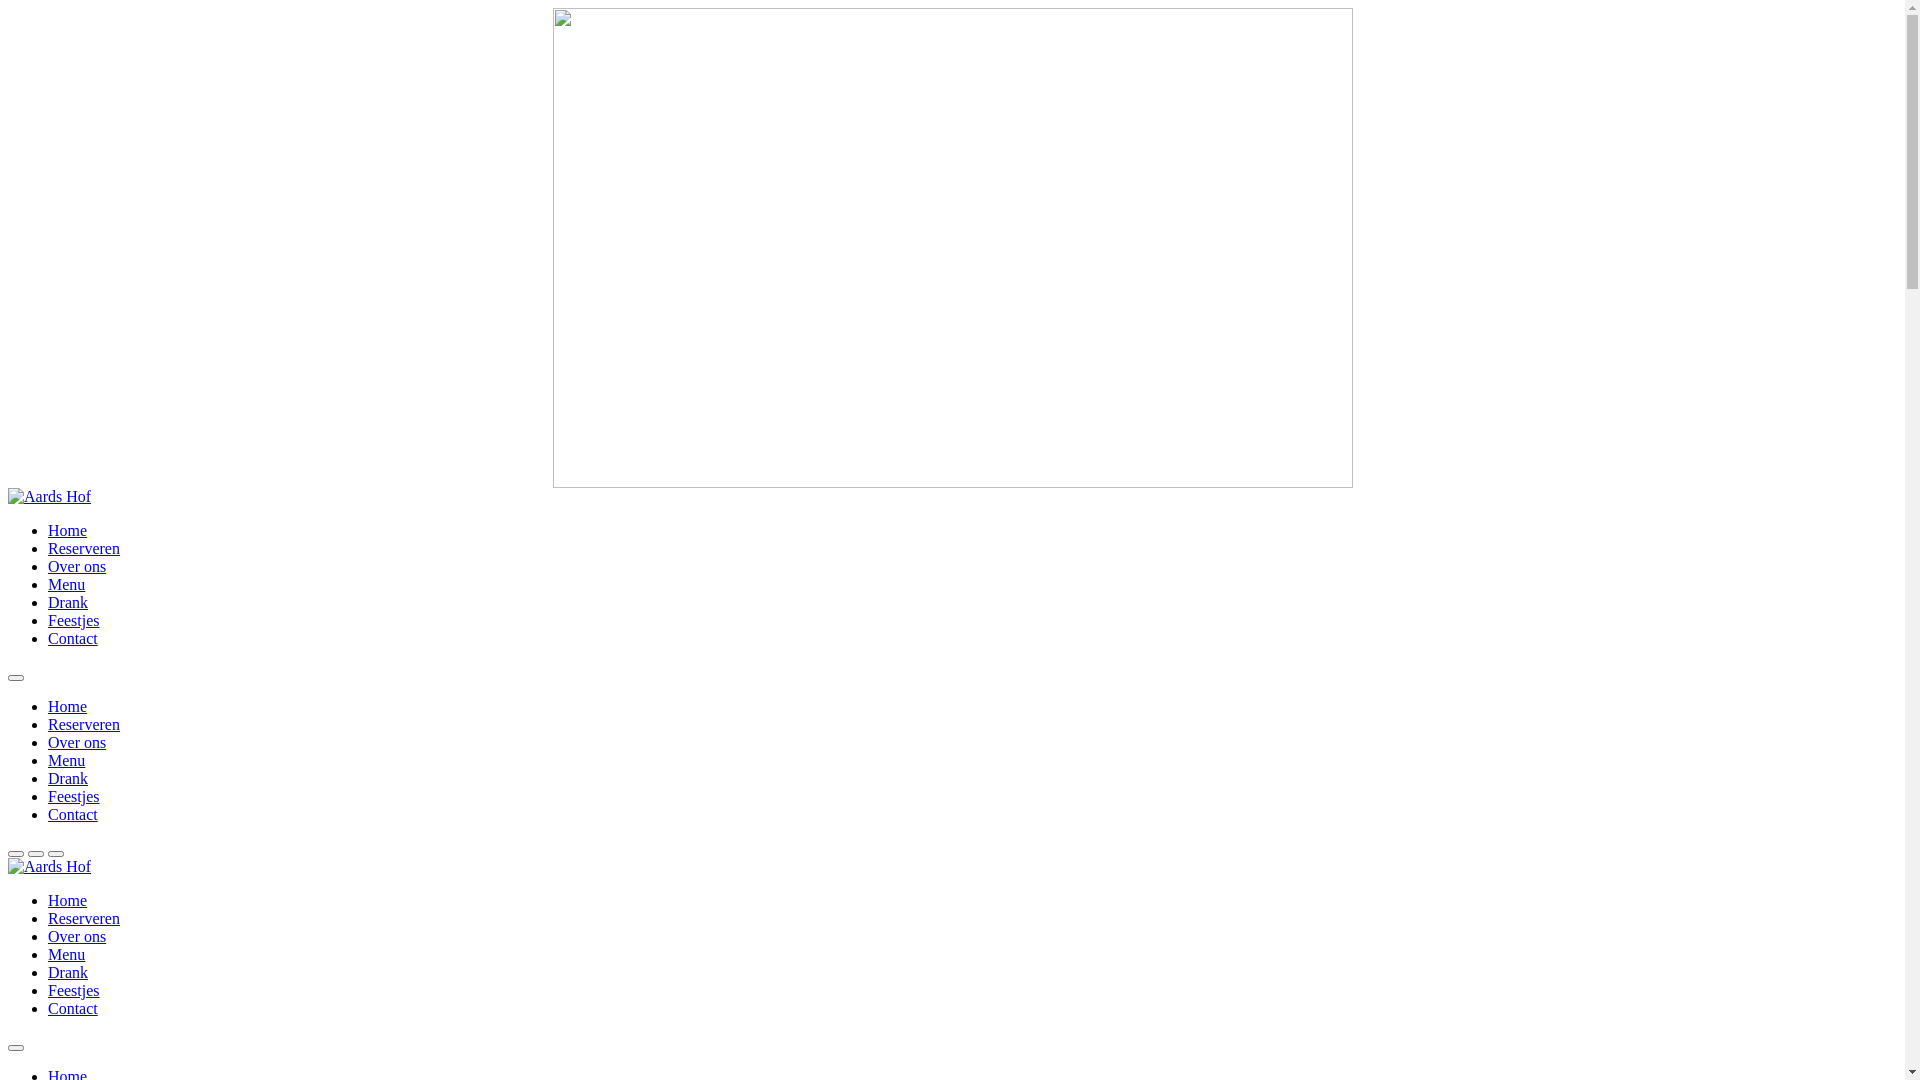 The width and height of the screenshot is (1920, 1080). Describe the element at coordinates (48, 548) in the screenshot. I see `'Reserveren'` at that location.